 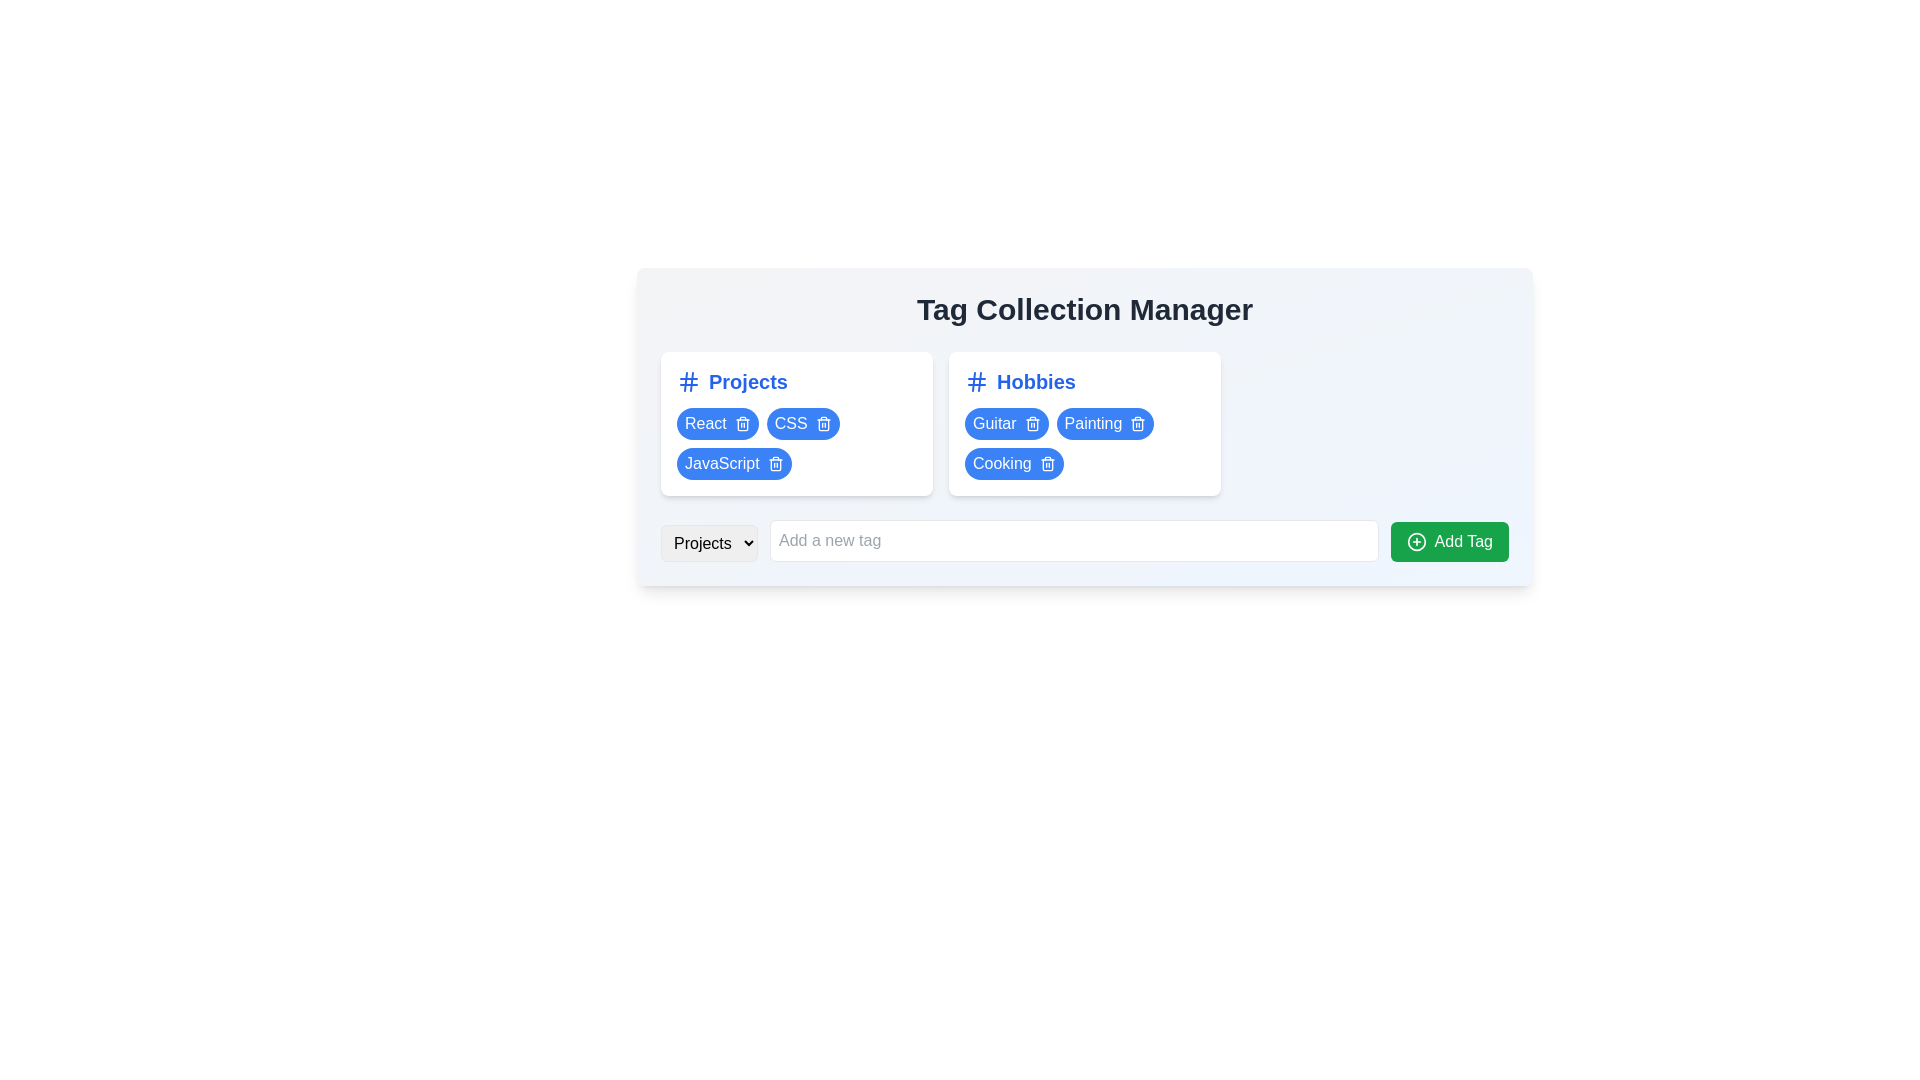 I want to click on the delete button with an icon, so click(x=1032, y=423).